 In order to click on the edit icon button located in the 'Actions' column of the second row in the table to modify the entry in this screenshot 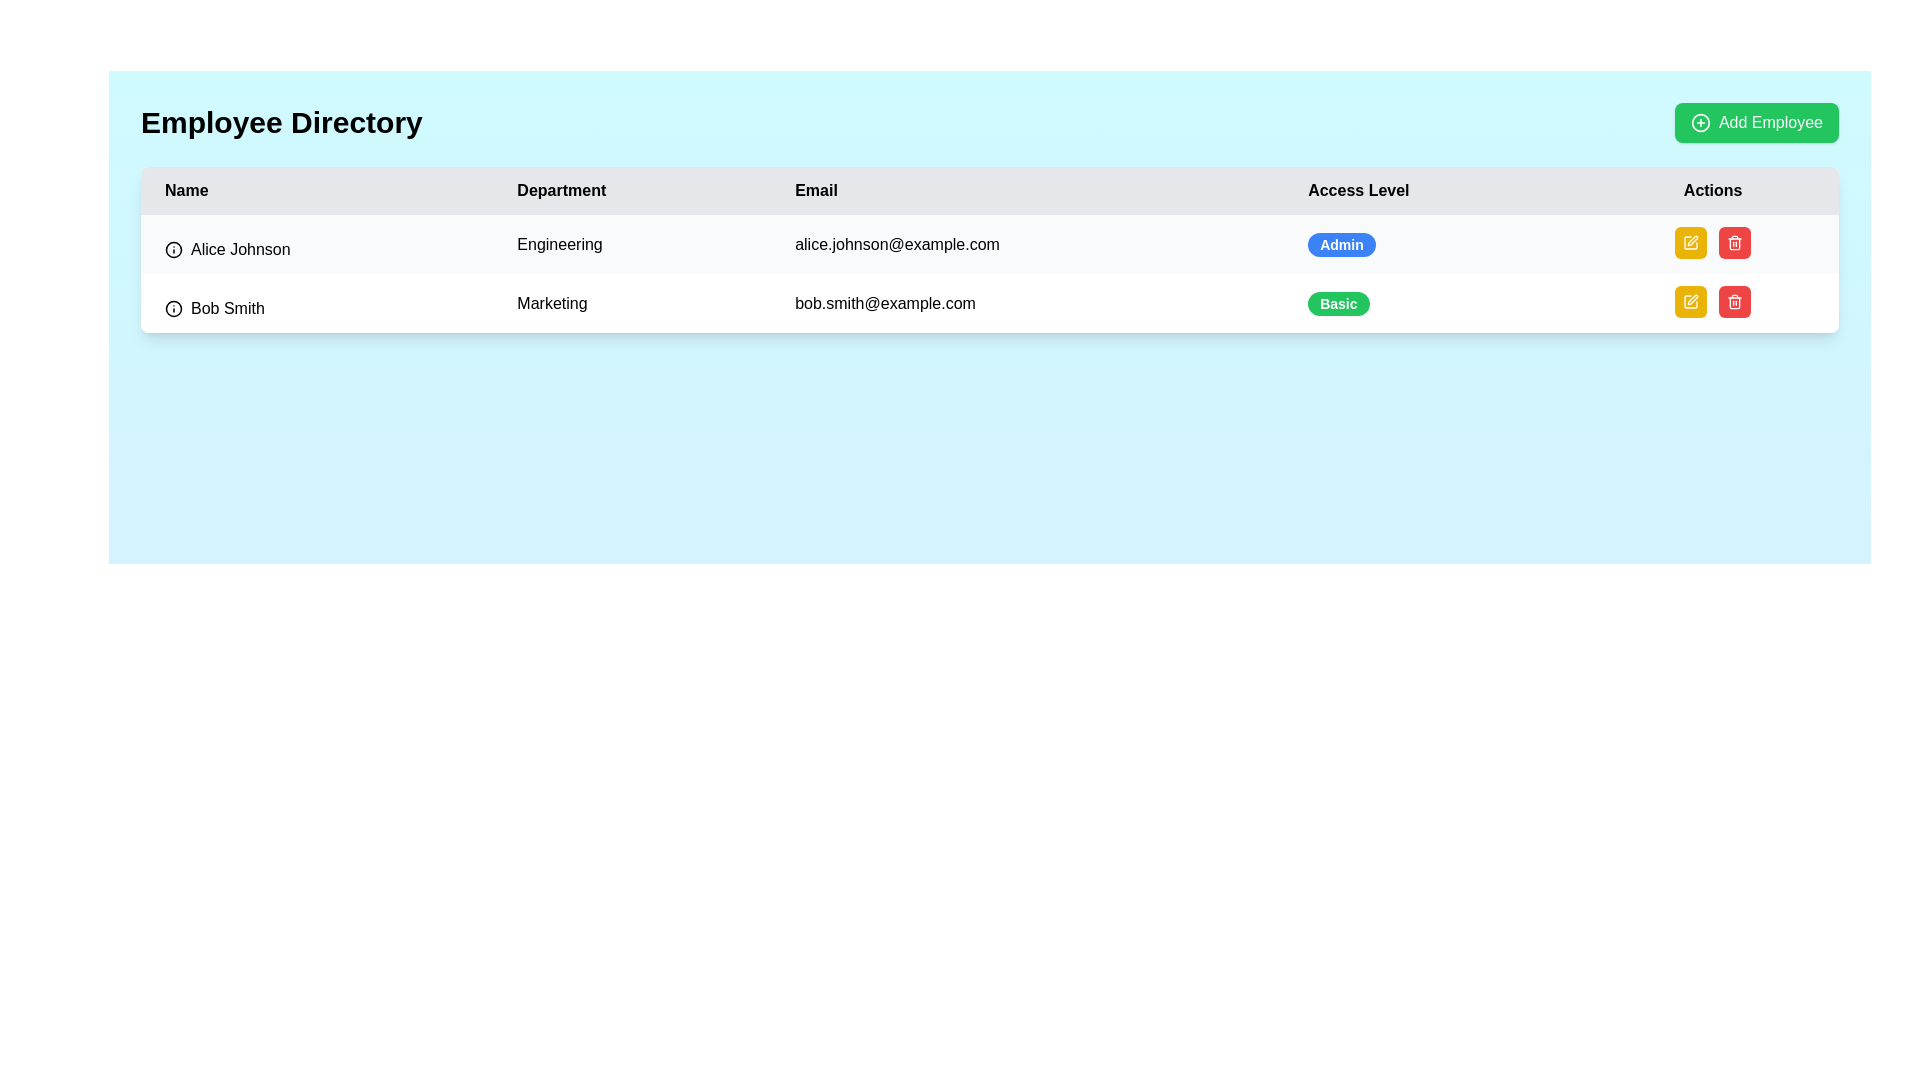, I will do `click(1690, 242)`.